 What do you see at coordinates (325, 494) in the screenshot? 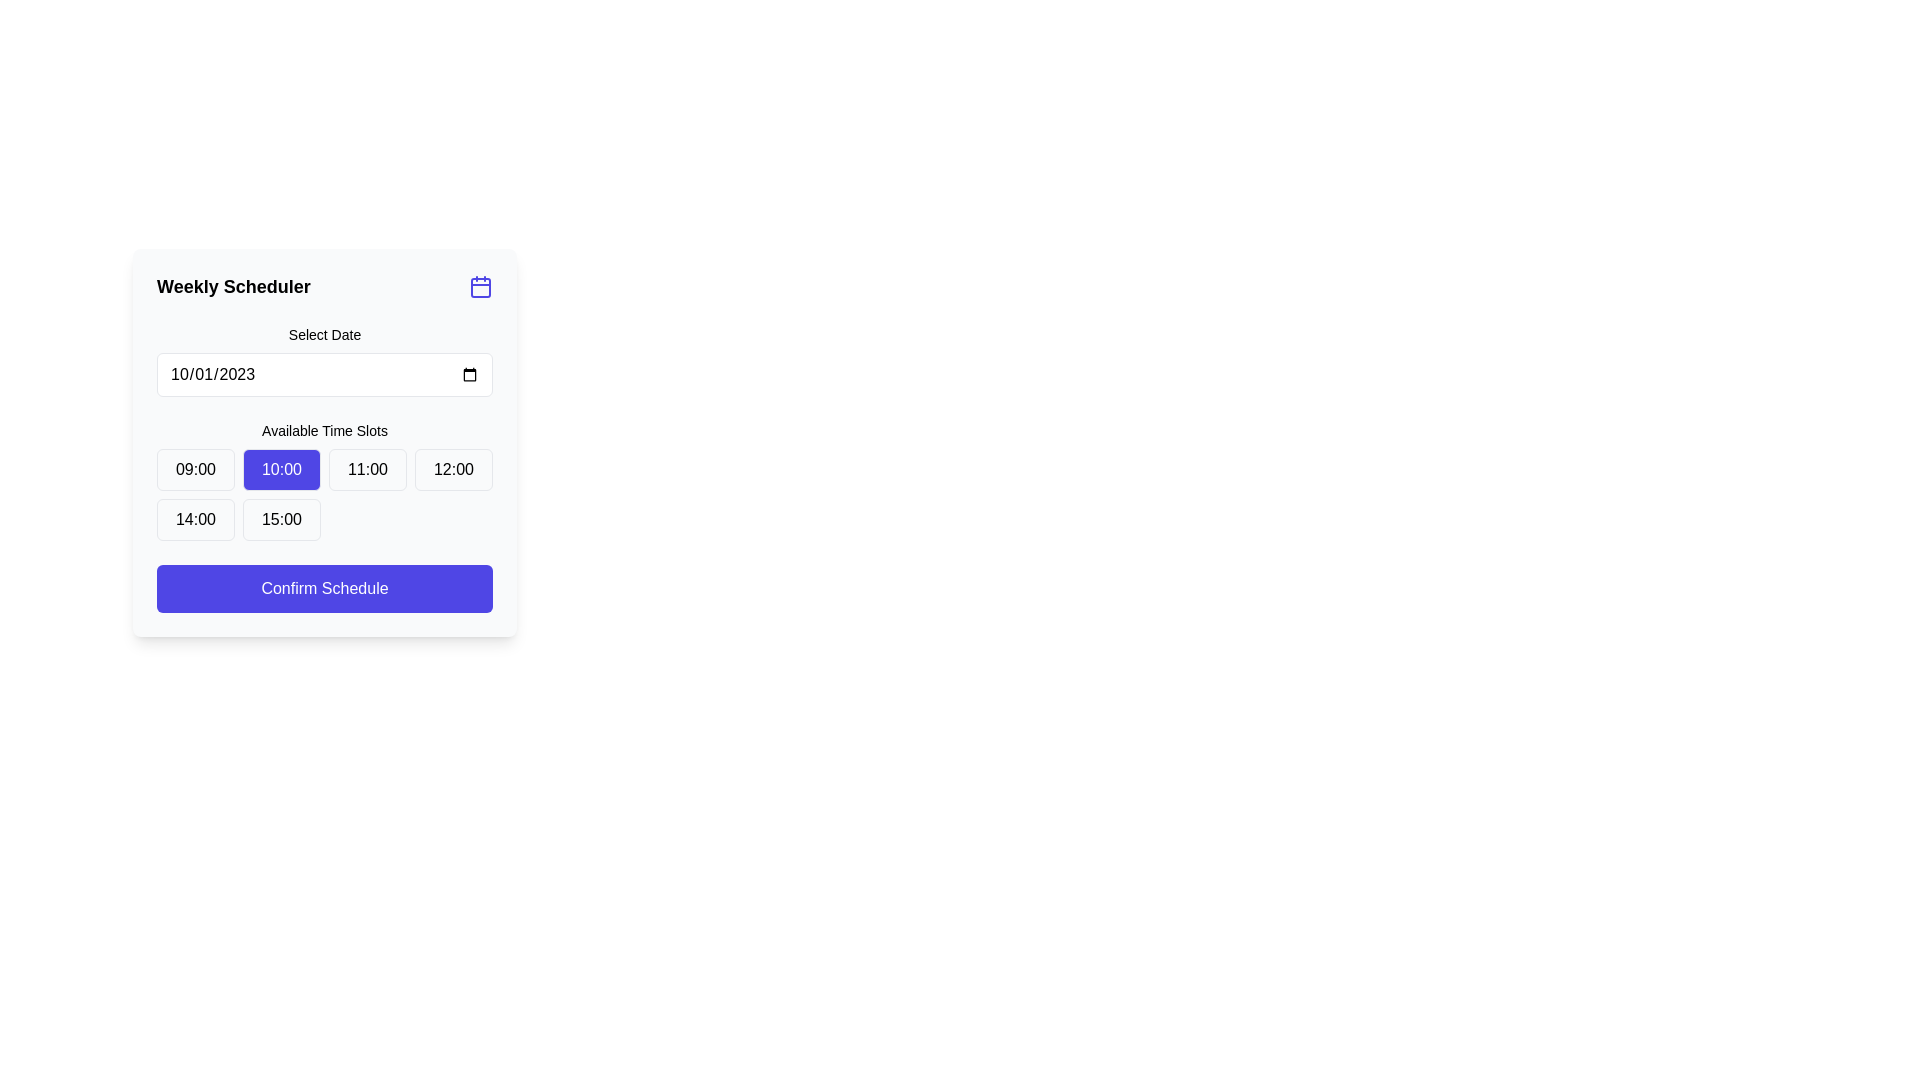
I see `the '10:00' time slot within the 'Available Time Slots' section of the 'Weekly Scheduler' panel` at bounding box center [325, 494].